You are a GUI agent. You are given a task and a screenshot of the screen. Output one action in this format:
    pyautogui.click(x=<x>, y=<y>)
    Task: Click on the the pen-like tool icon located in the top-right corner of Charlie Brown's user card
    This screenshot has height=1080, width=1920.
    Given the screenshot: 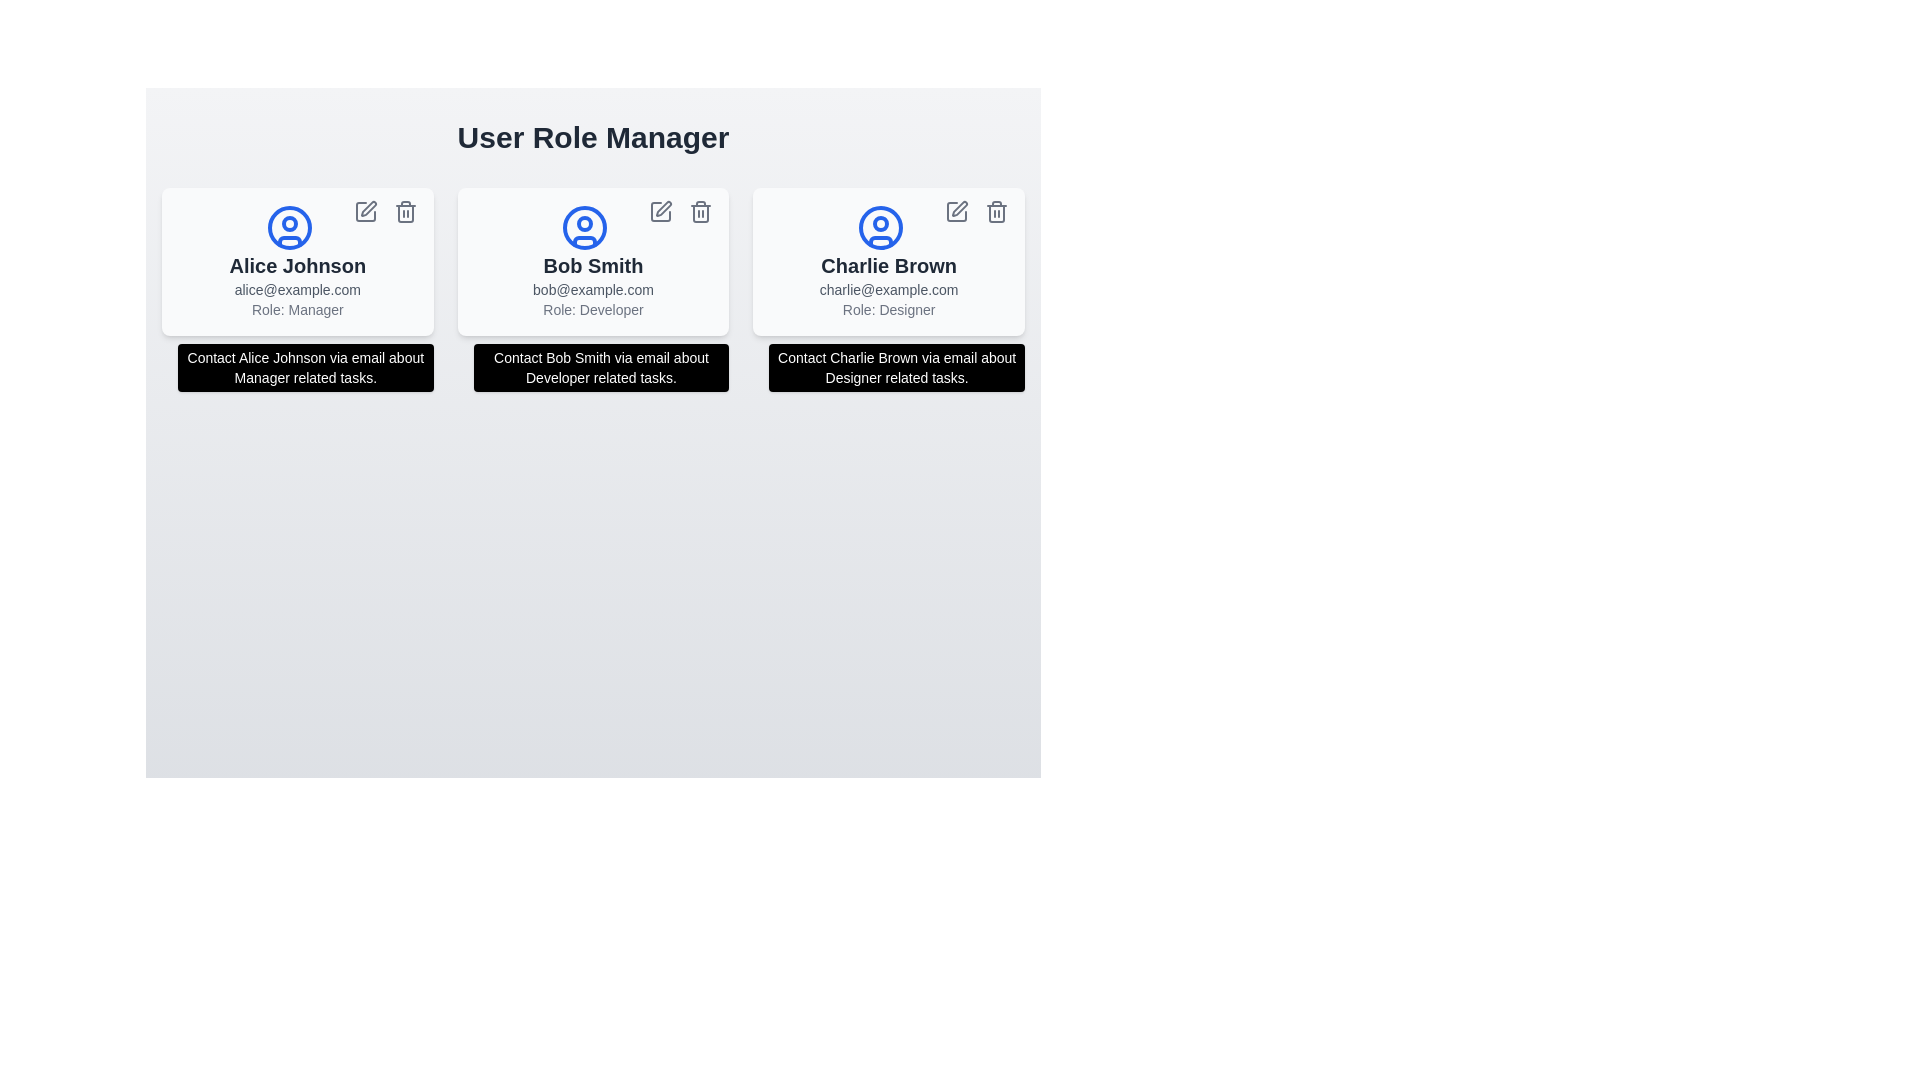 What is the action you would take?
    pyautogui.click(x=960, y=208)
    